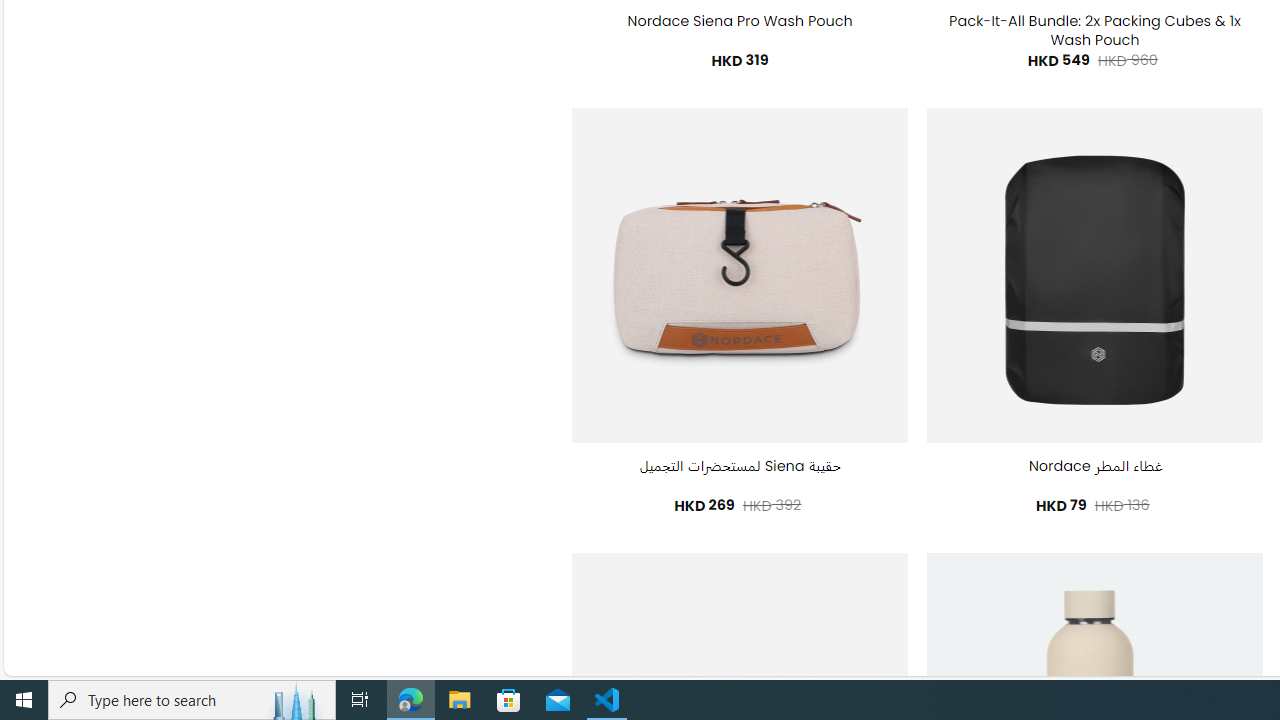 The height and width of the screenshot is (720, 1280). What do you see at coordinates (1094, 30) in the screenshot?
I see `'Pack-It-All Bundle: 2x Packing Cubes & 1x Wash Pouch'` at bounding box center [1094, 30].